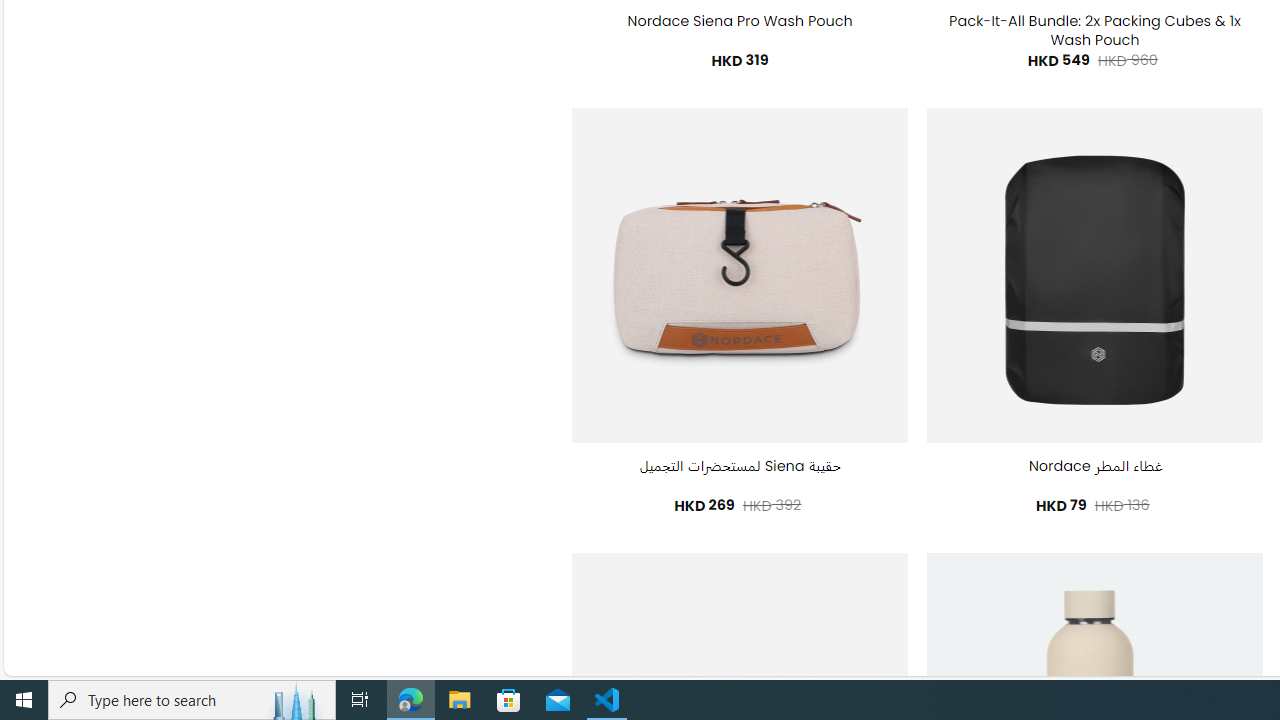 The height and width of the screenshot is (720, 1280). What do you see at coordinates (1094, 30) in the screenshot?
I see `'Pack-It-All Bundle: 2x Packing Cubes & 1x Wash Pouch'` at bounding box center [1094, 30].